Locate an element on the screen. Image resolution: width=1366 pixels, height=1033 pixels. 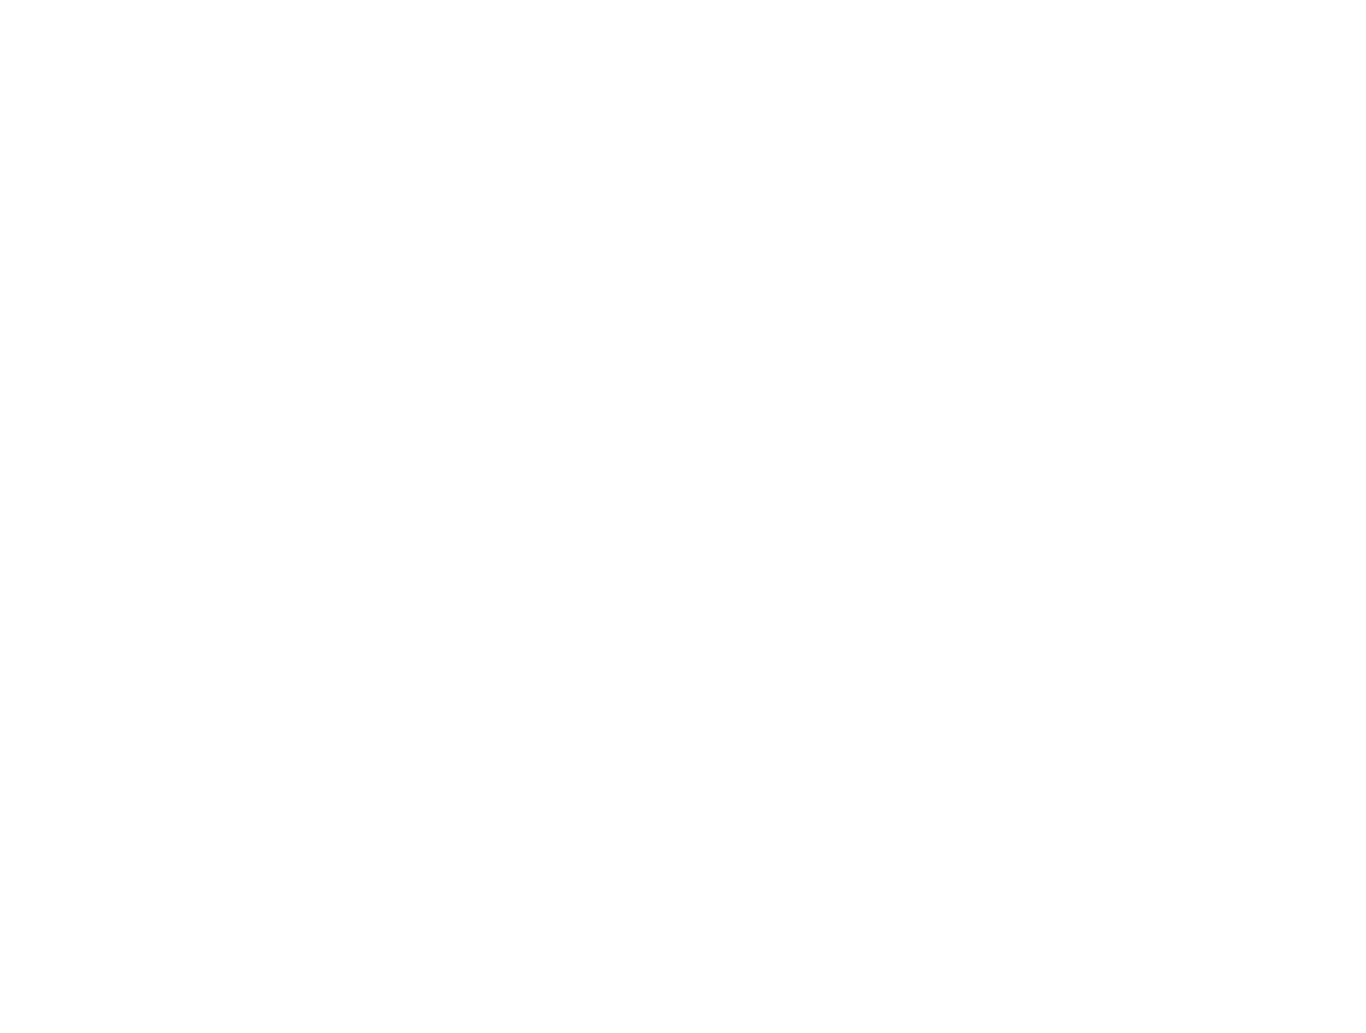
'Single Tie Down Kit' is located at coordinates (383, 1014).